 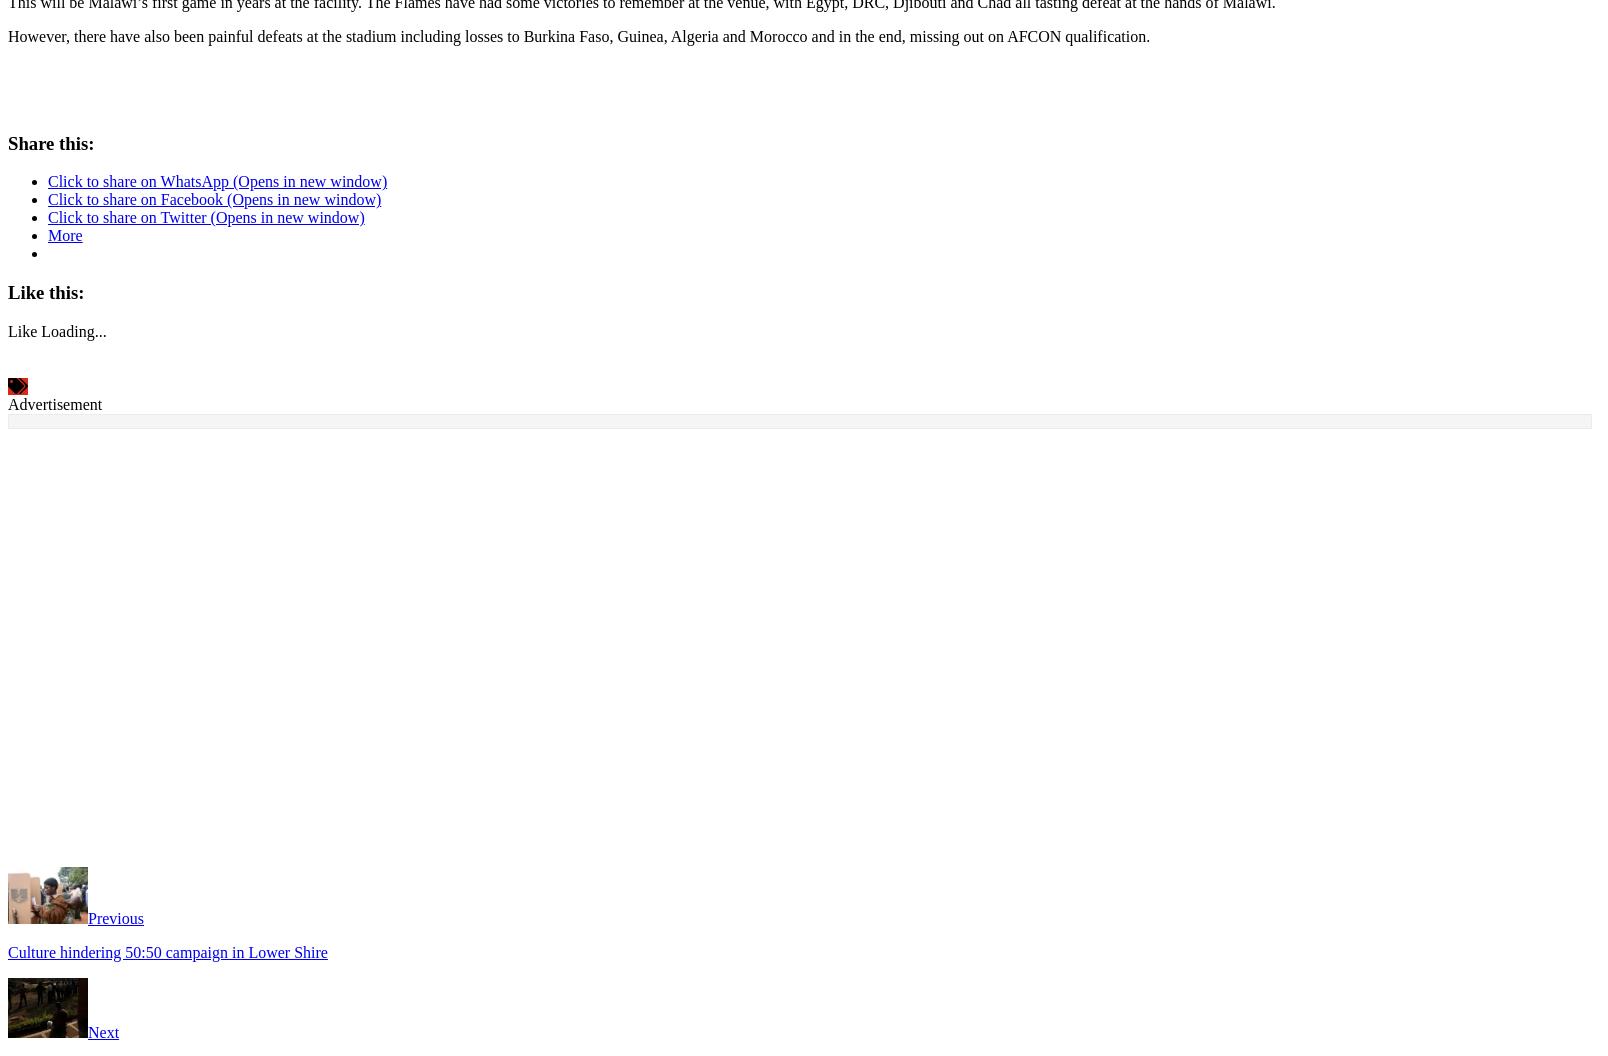 What do you see at coordinates (166, 948) in the screenshot?
I see `'Culture hindering 50:50 campaign in Lower Shire'` at bounding box center [166, 948].